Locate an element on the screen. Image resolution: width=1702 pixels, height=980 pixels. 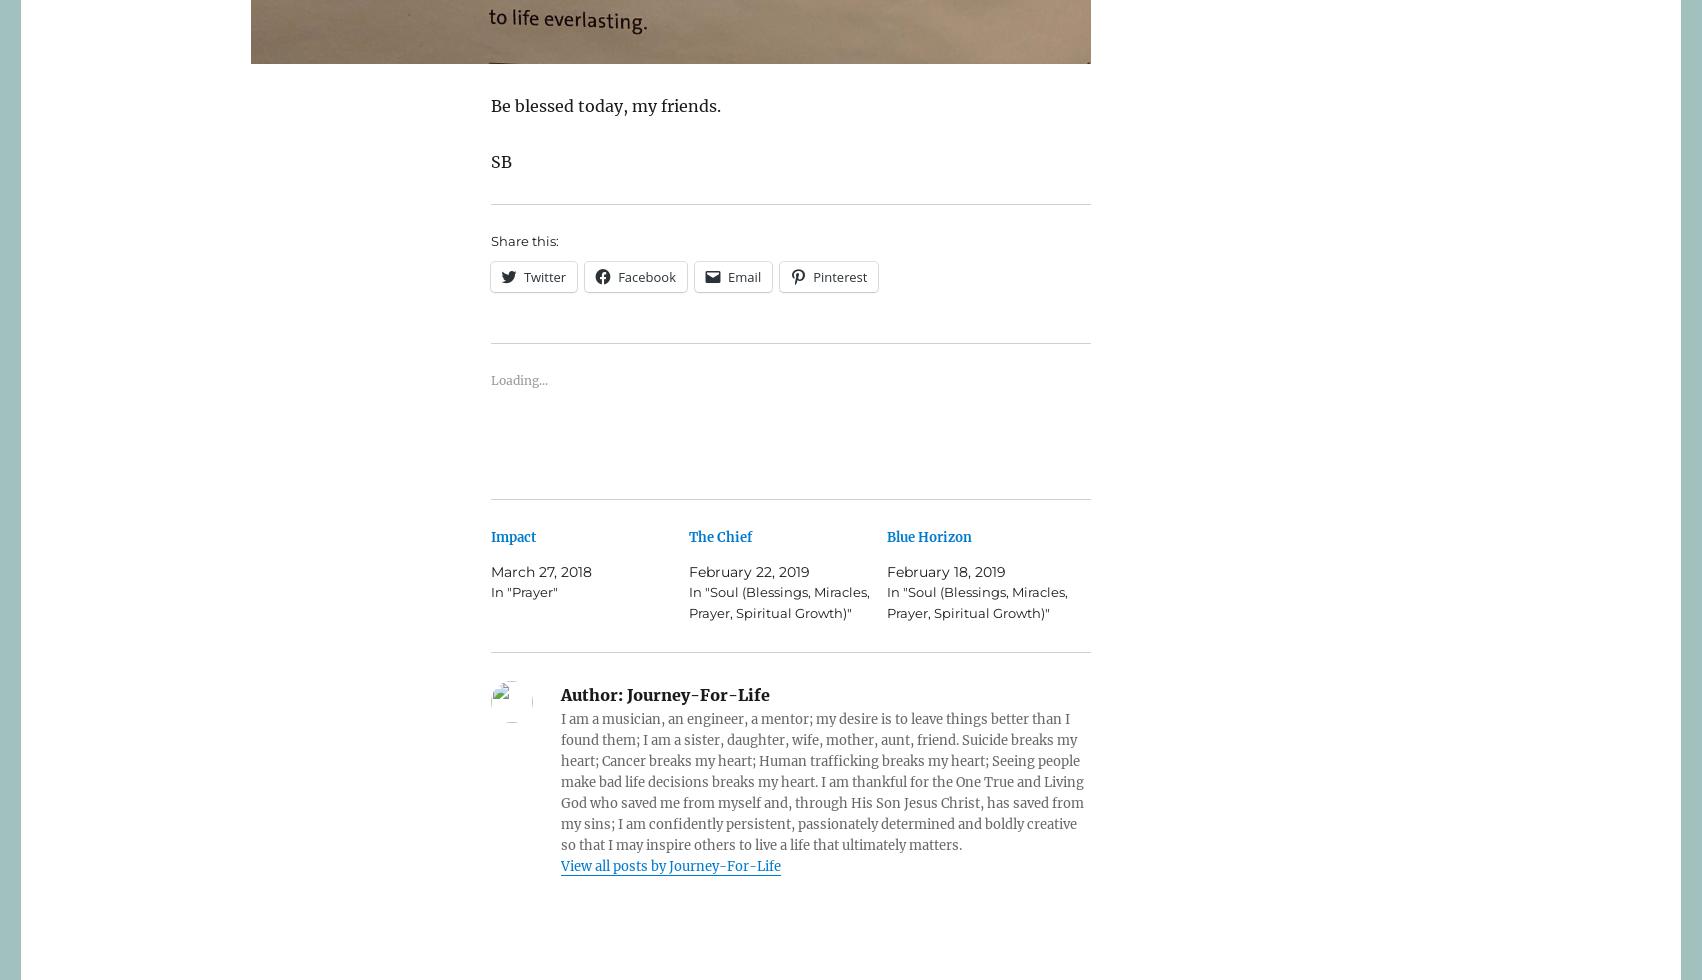
'Journey-For-Life' is located at coordinates (696, 695).